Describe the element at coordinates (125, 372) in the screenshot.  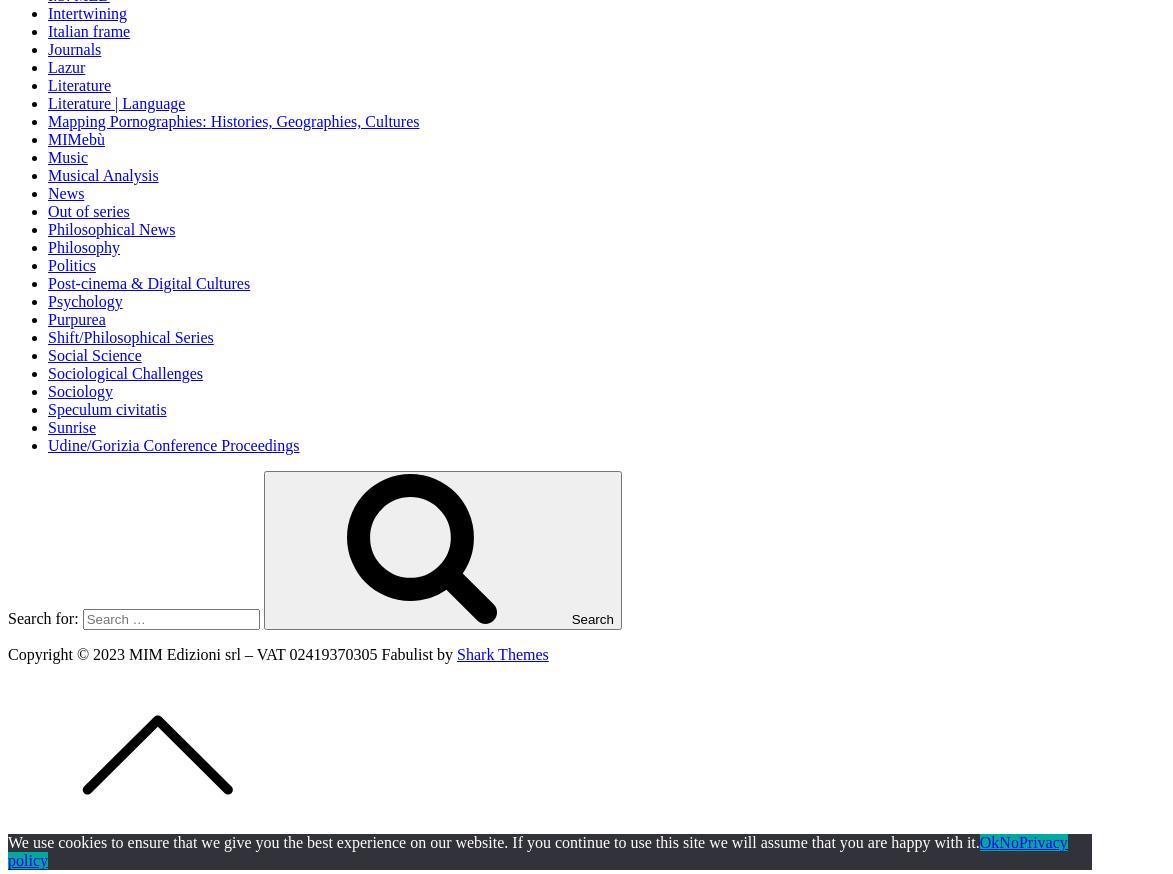
I see `'Sociological Challenges'` at that location.